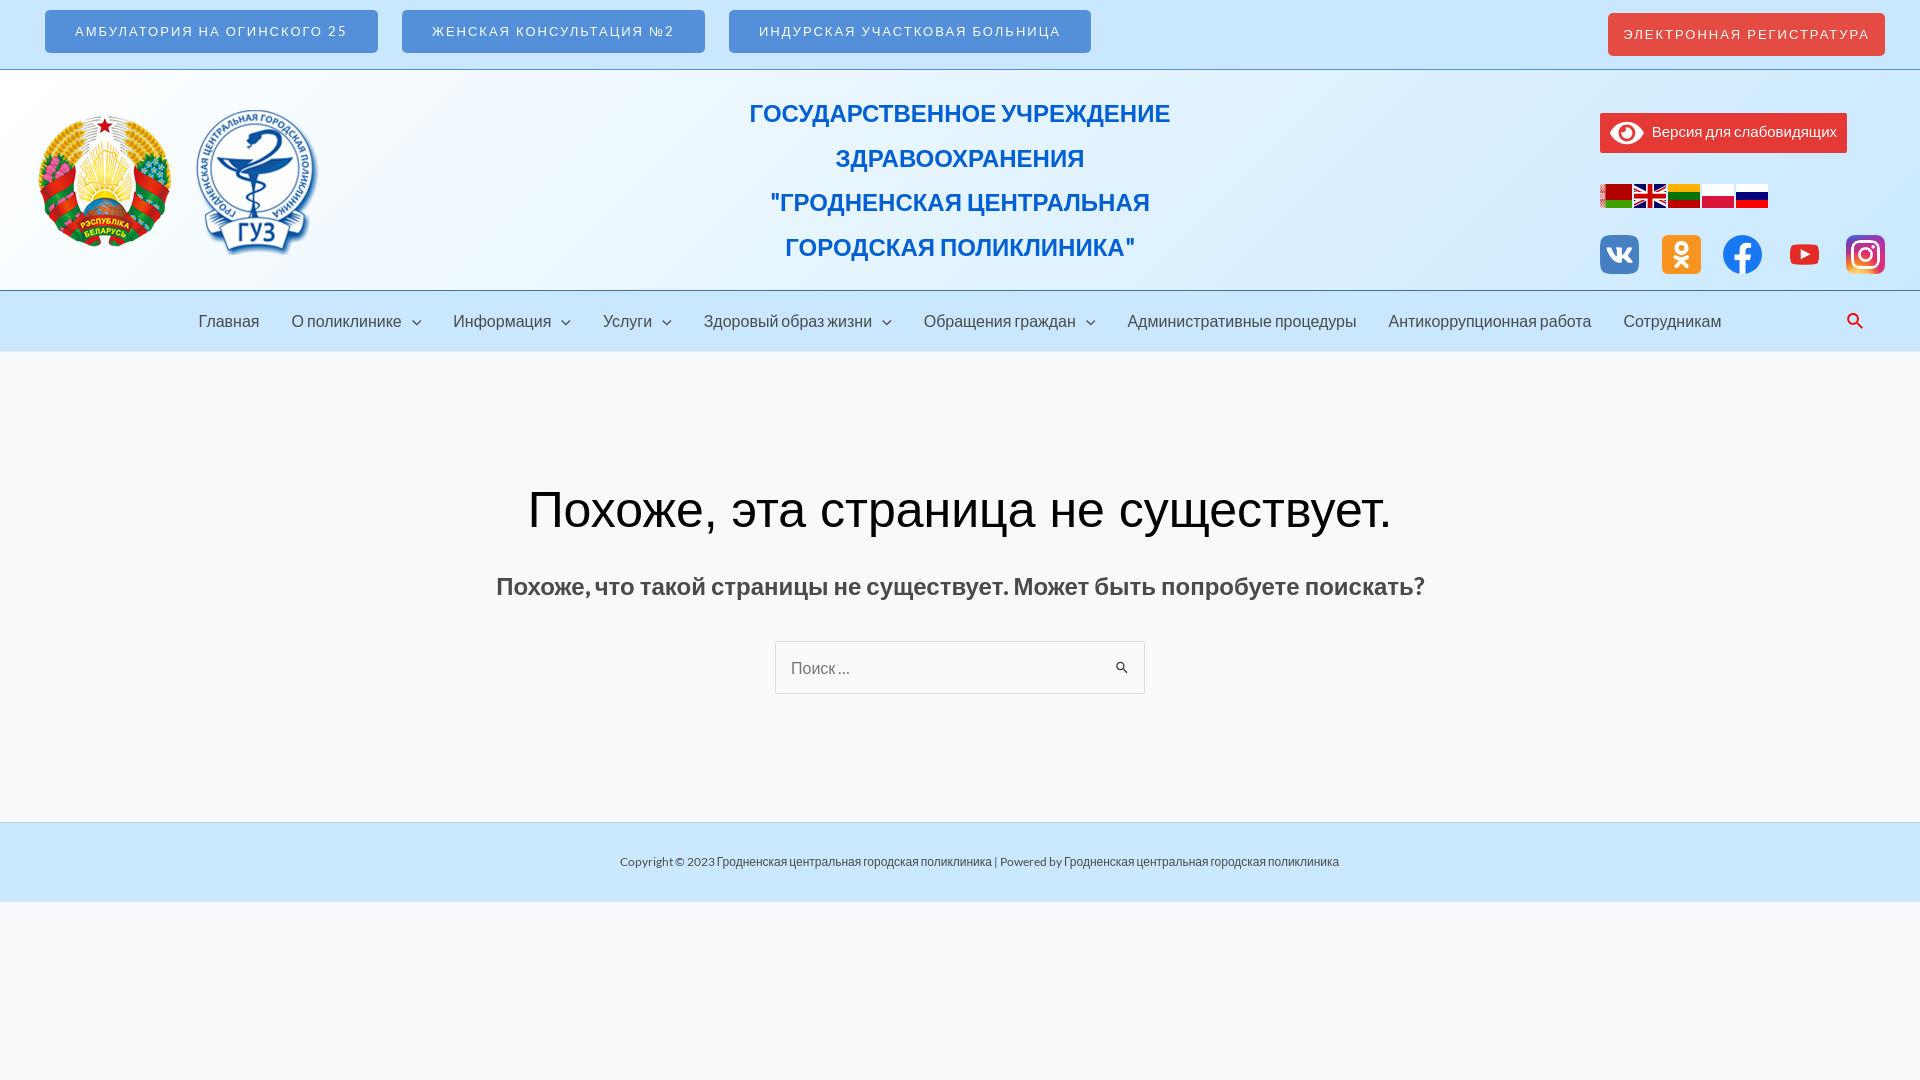  What do you see at coordinates (1751, 193) in the screenshot?
I see `'Russian'` at bounding box center [1751, 193].